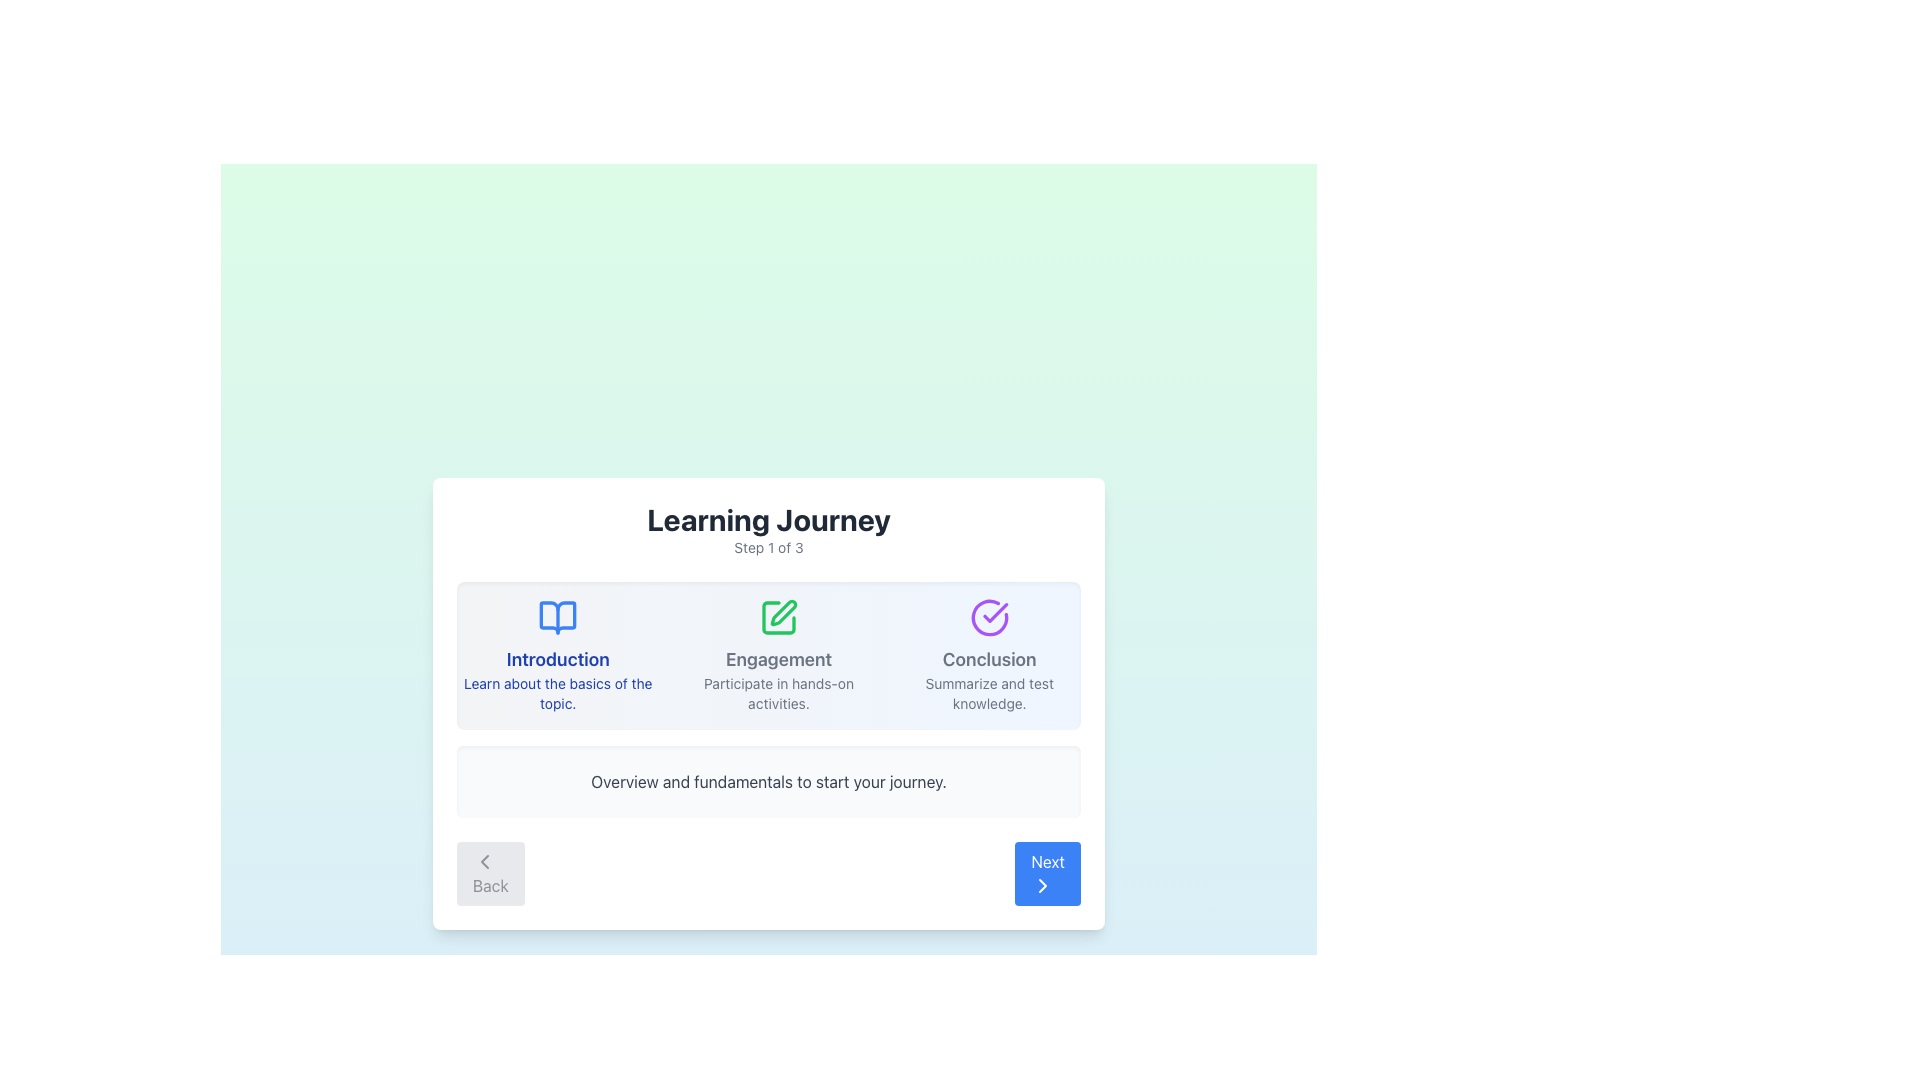  Describe the element at coordinates (776, 655) in the screenshot. I see `the informational card that features a green pen icon and the word 'Engagement' with the subtitle 'Participate in hands-on activities.'` at that location.